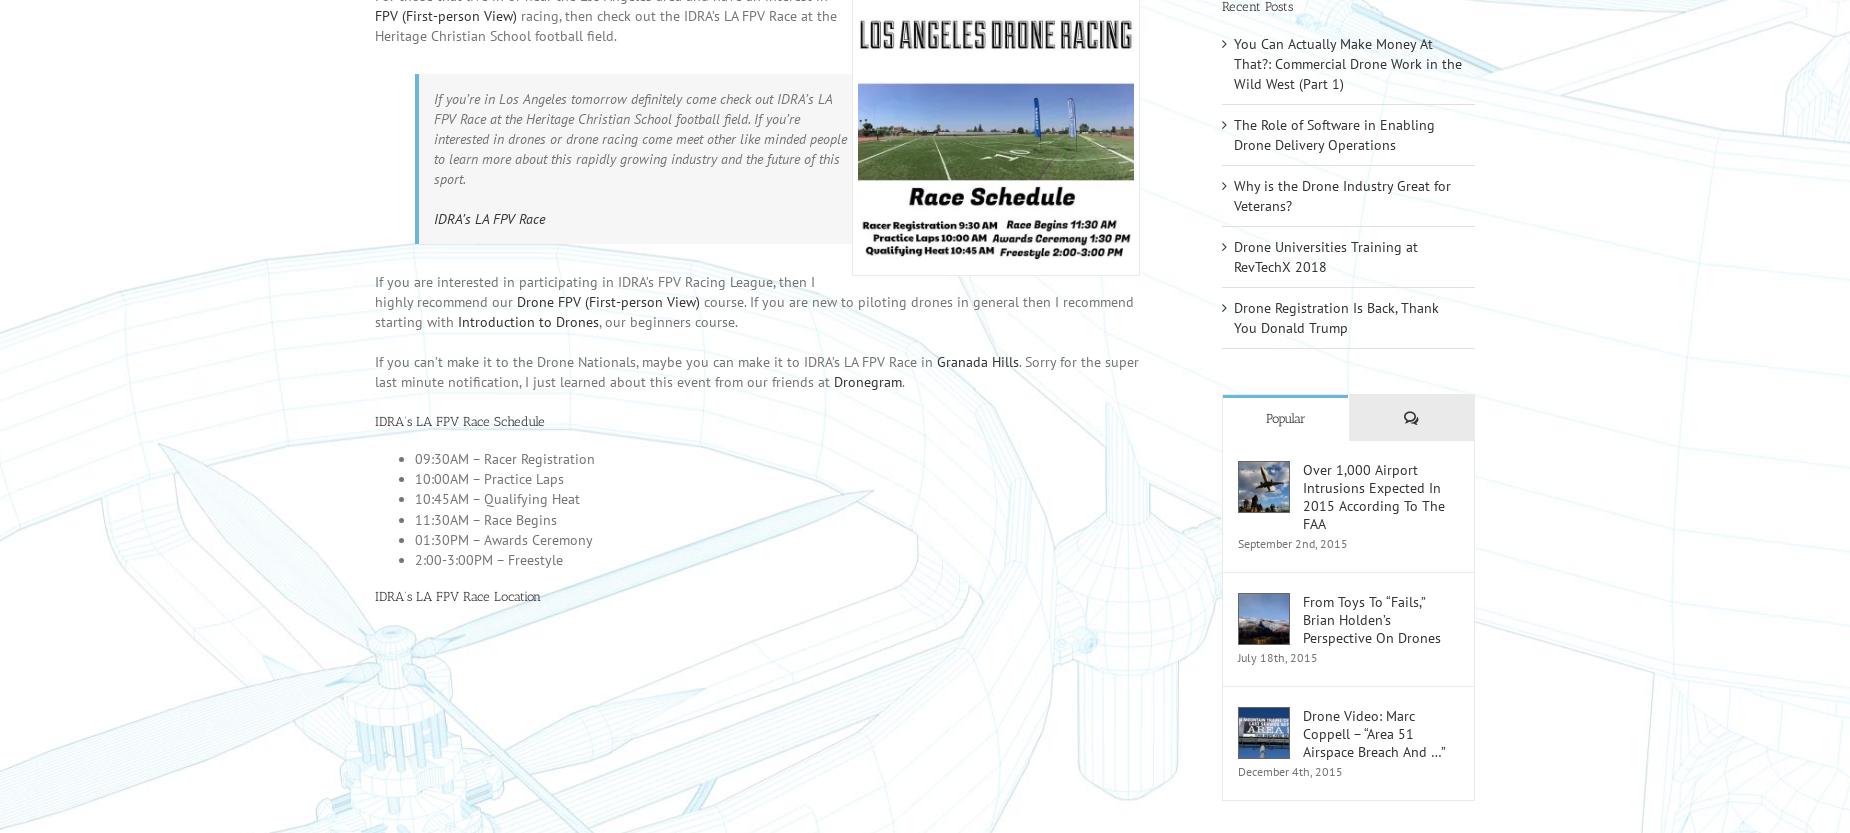 Image resolution: width=1850 pixels, height=833 pixels. I want to click on 'Over 1,000 Airport Intrusions Expected In 2015 According To The FAA', so click(1301, 524).